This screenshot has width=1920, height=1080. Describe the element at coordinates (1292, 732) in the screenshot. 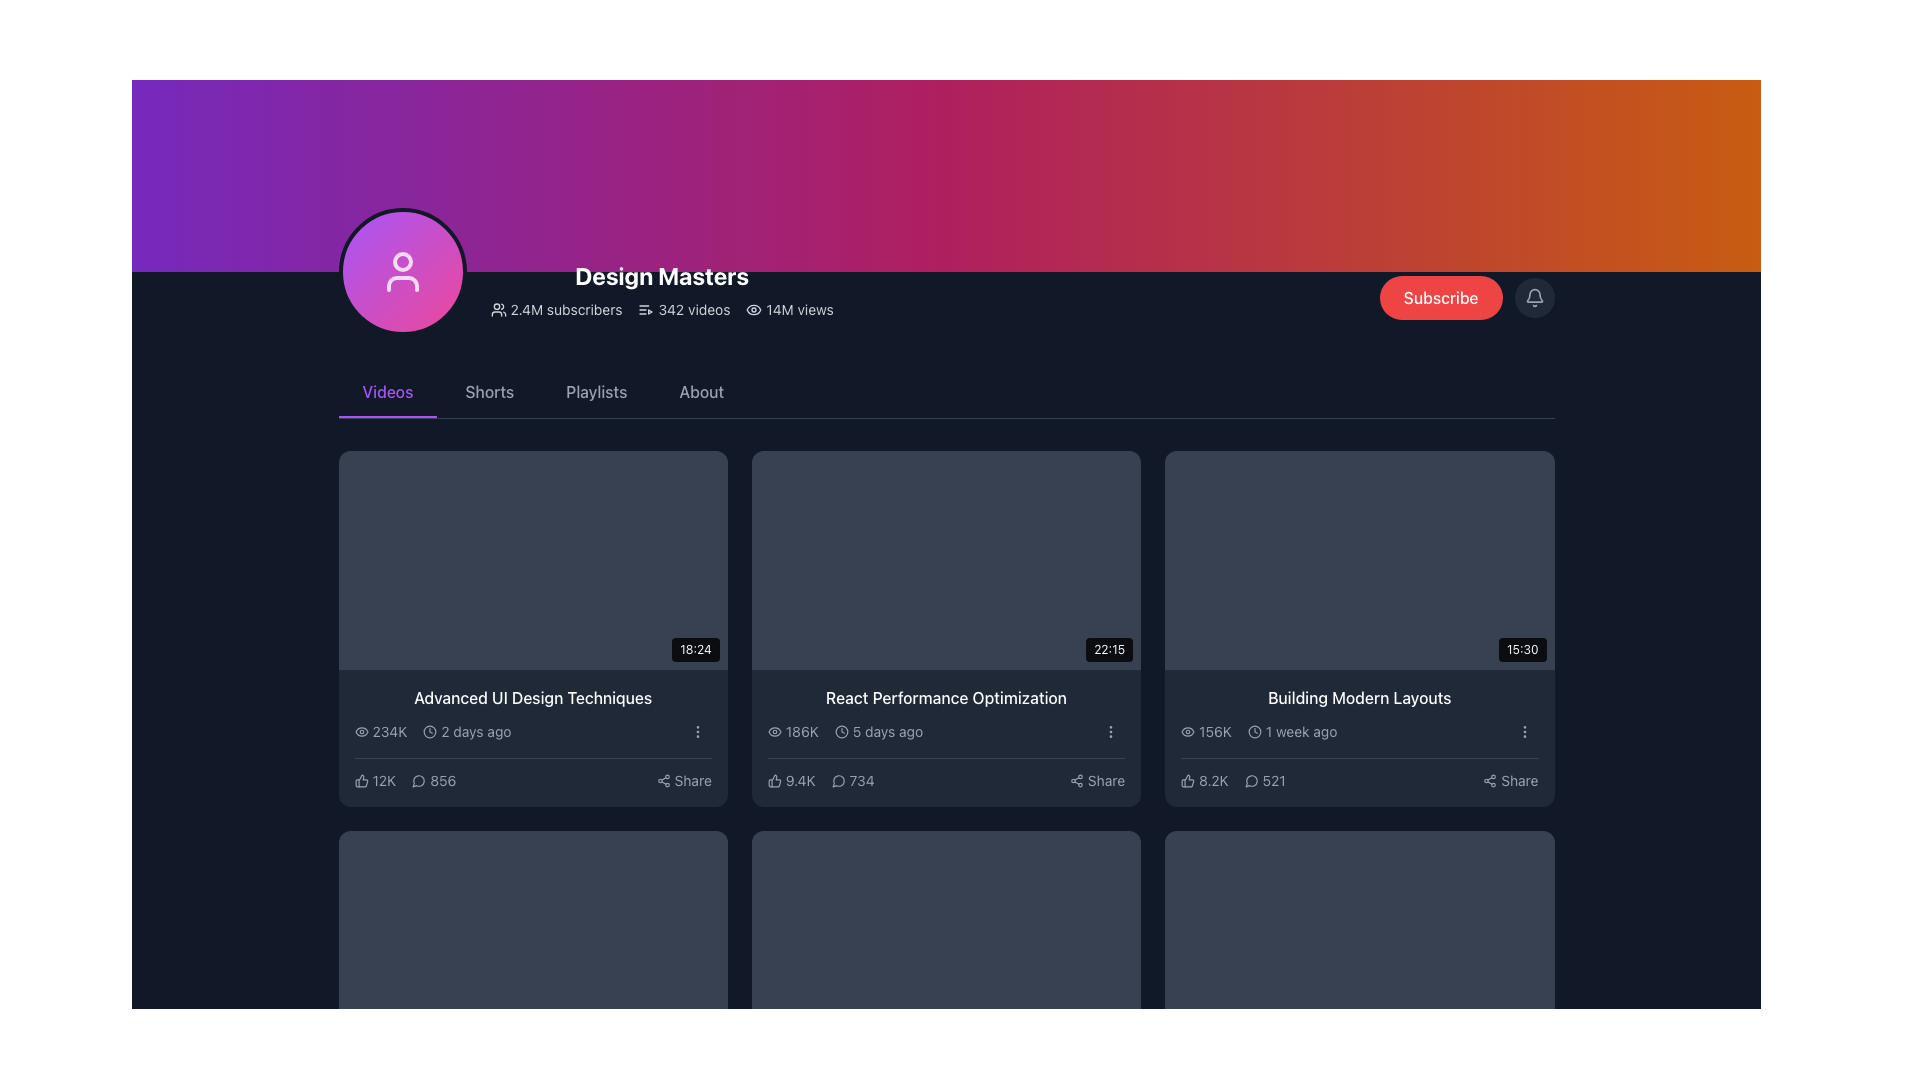

I see `timestamp description displayed as '1 week ago' with a clock icon, located below the title 'Building Modern Layouts' in the third column of the video grid` at that location.